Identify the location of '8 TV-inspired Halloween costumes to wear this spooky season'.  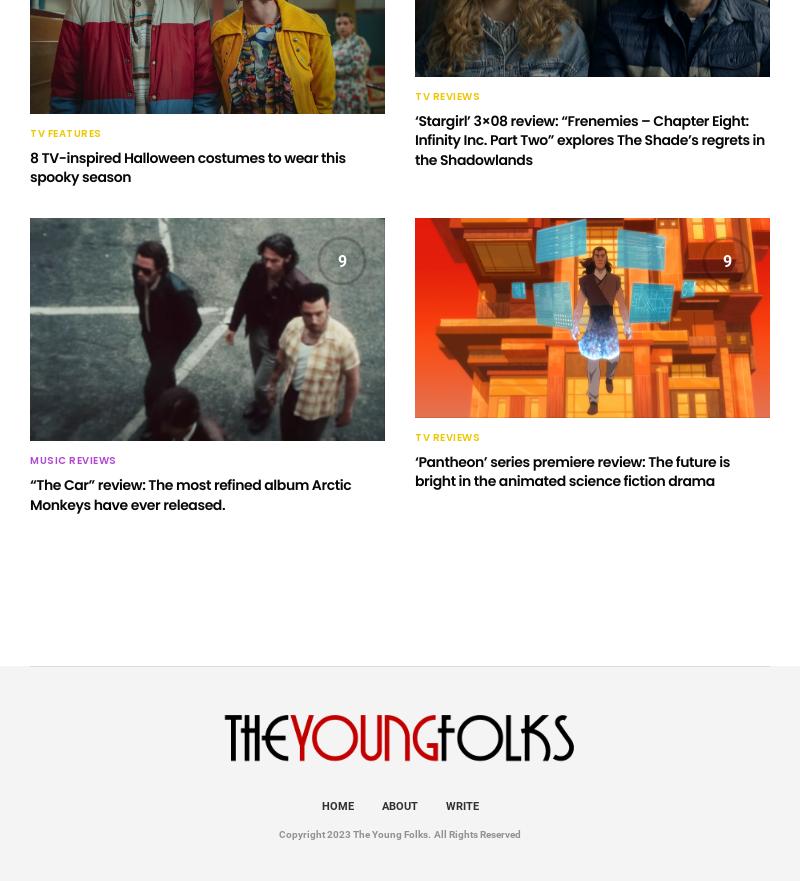
(30, 166).